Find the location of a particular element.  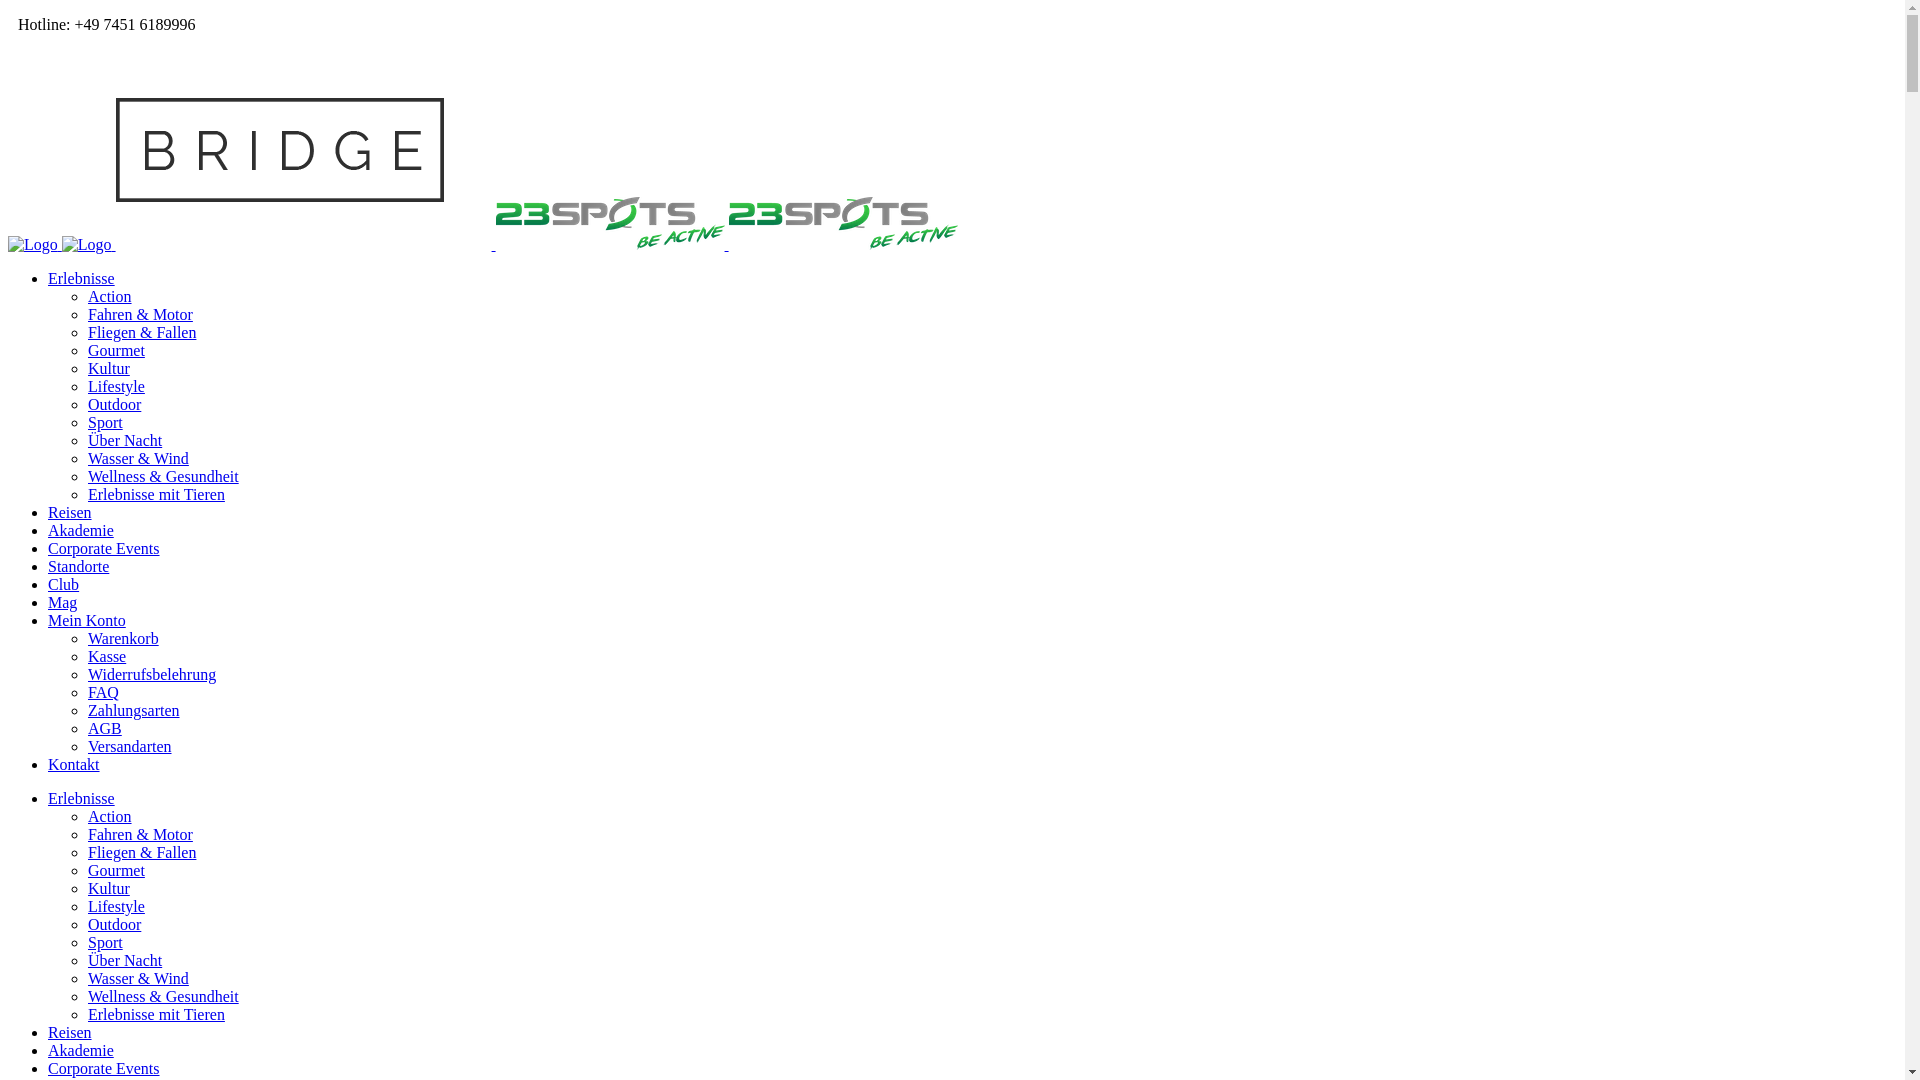

'Kasse' is located at coordinates (105, 656).